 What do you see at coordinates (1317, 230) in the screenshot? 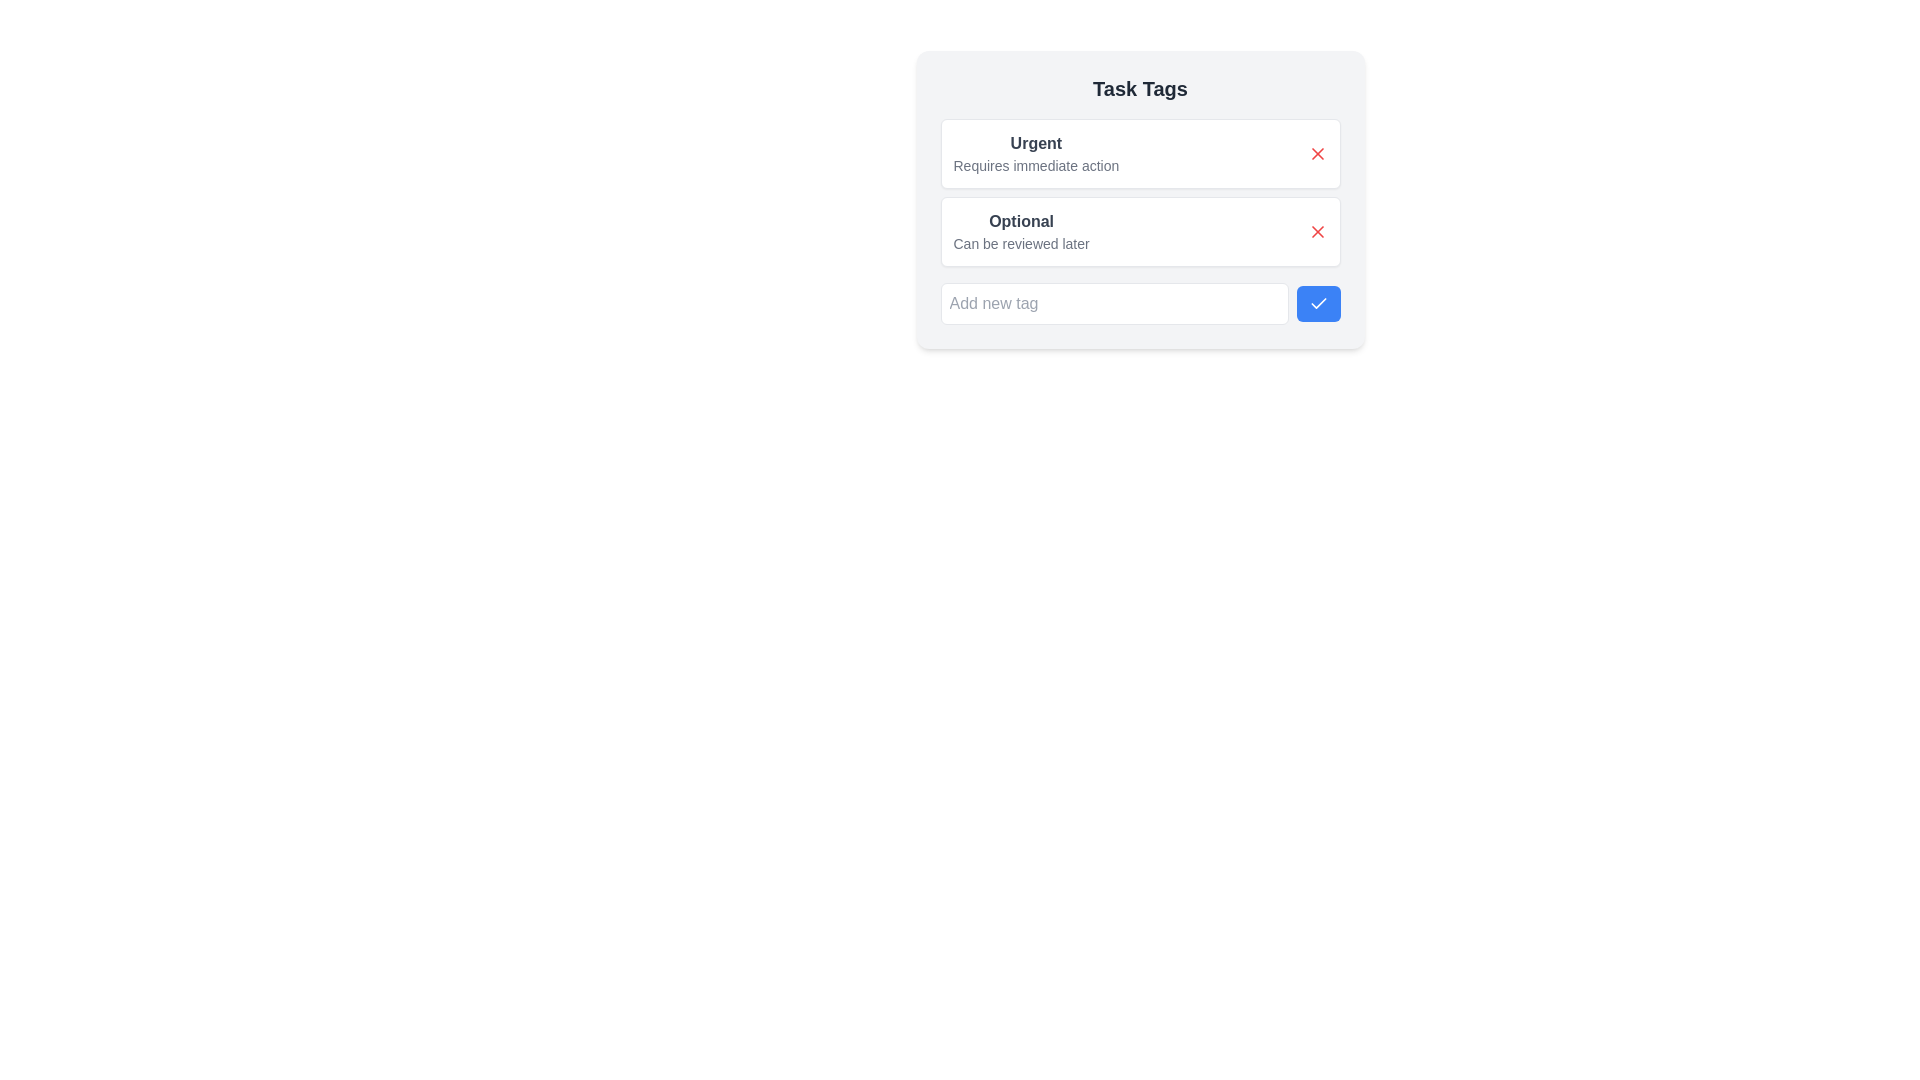
I see `the red cross-shaped icon button located to the right of the 'Optional' label in the 'Task Tags' panel` at bounding box center [1317, 230].